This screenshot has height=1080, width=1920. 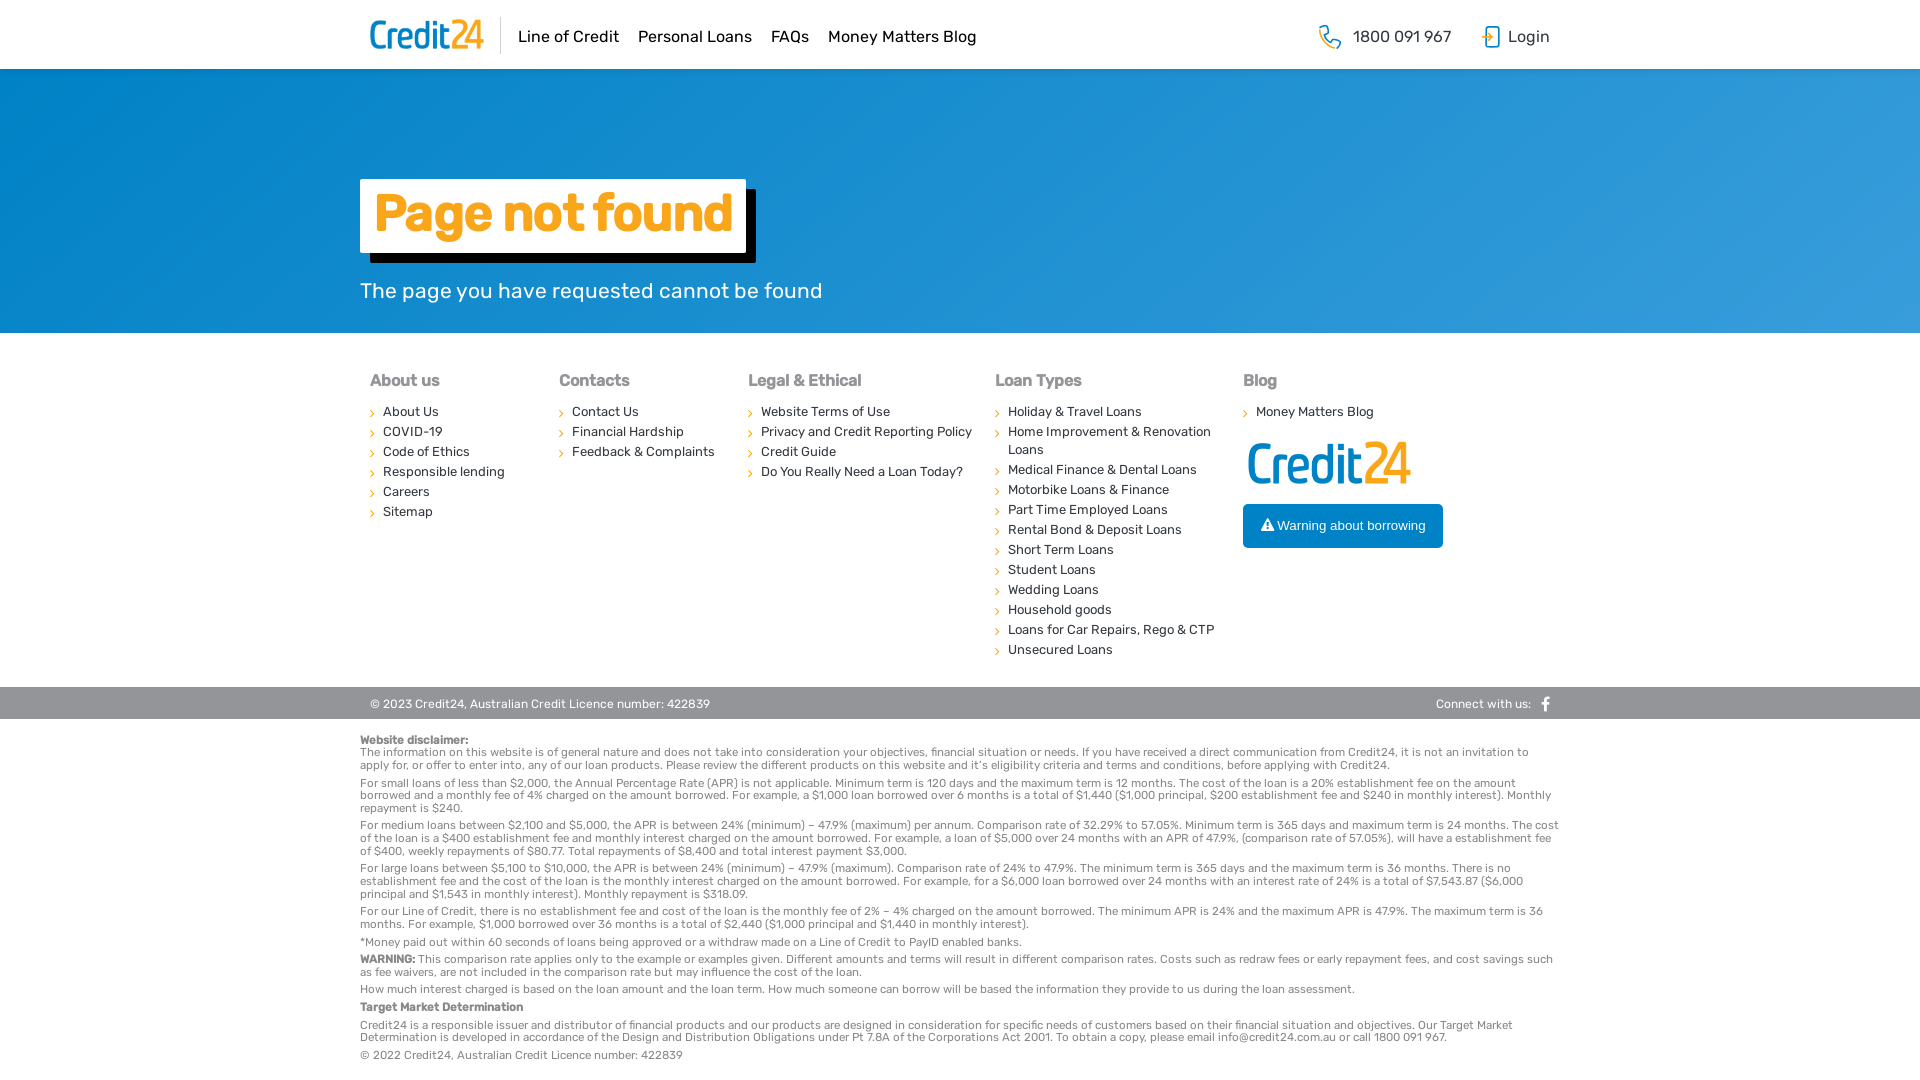 What do you see at coordinates (1106, 411) in the screenshot?
I see `'Holiday & Travel Loans'` at bounding box center [1106, 411].